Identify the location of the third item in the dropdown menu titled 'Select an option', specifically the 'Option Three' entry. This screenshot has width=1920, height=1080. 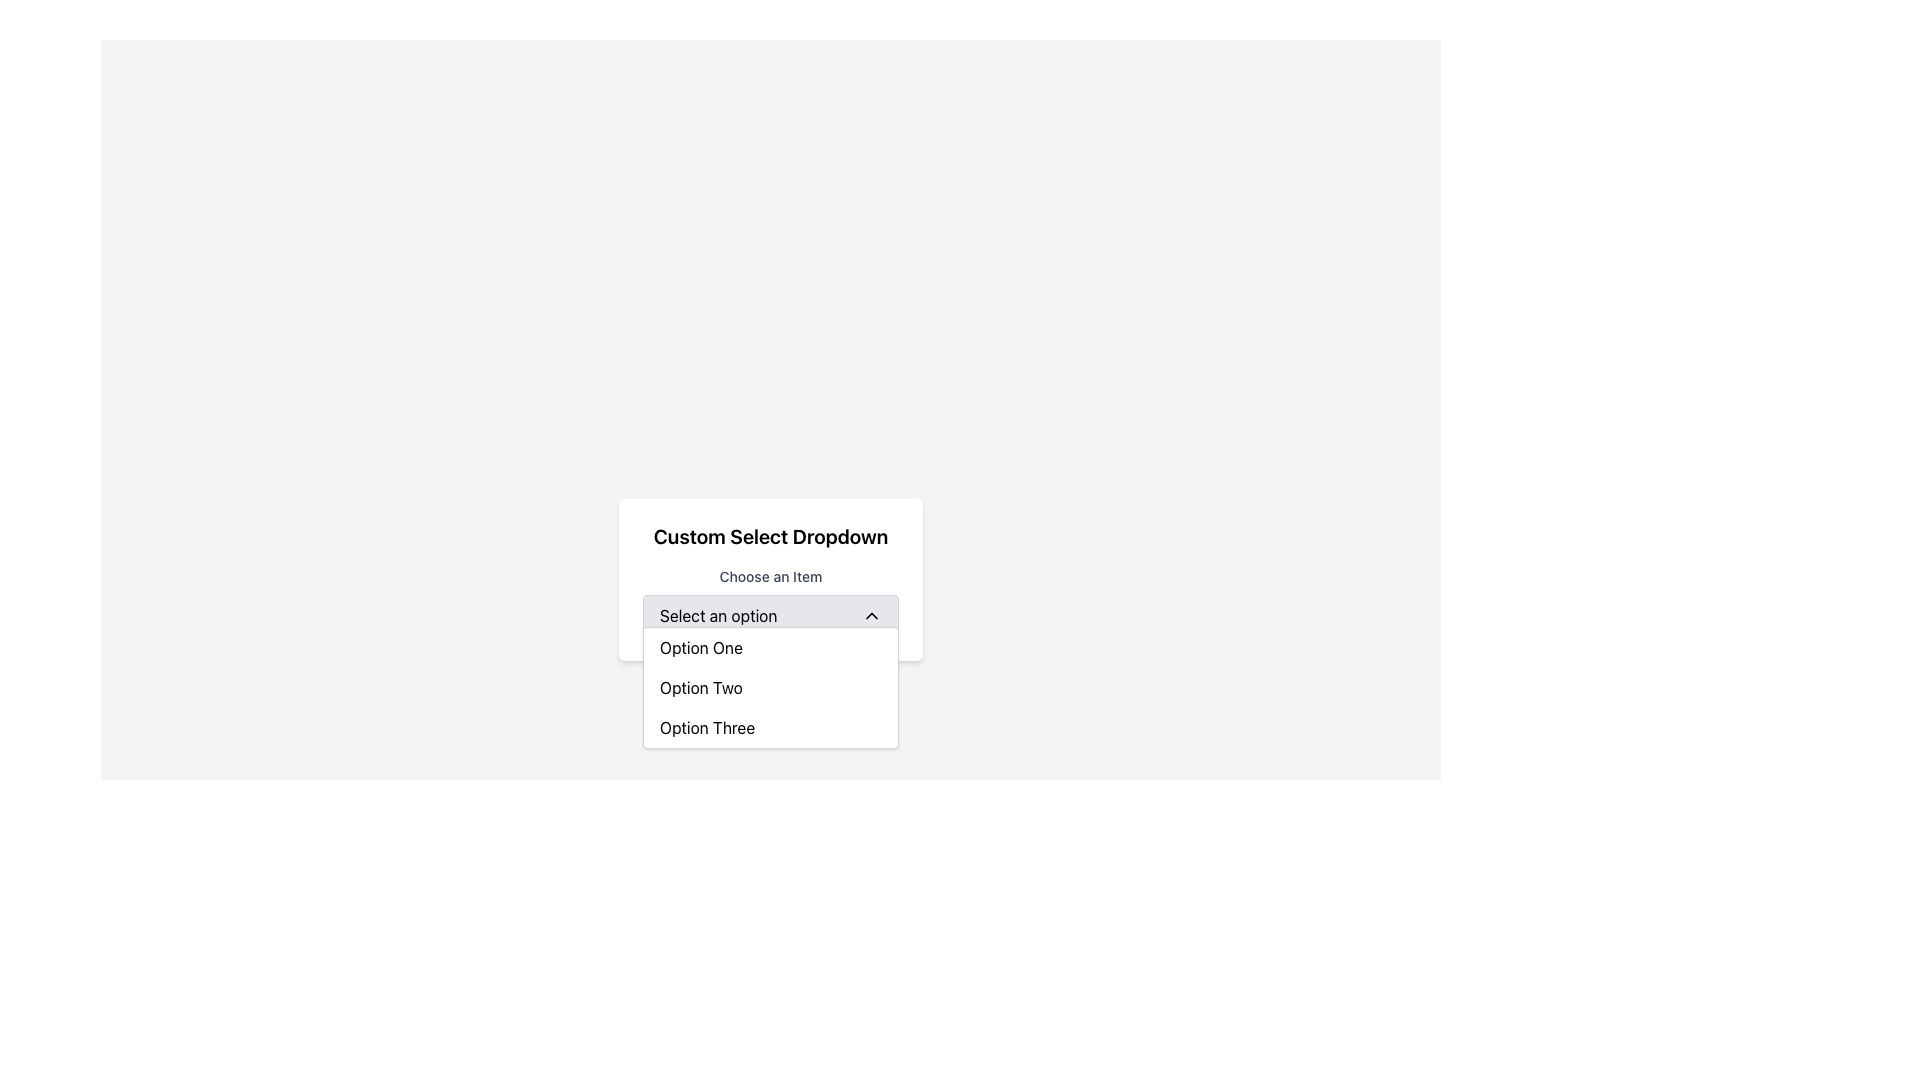
(770, 728).